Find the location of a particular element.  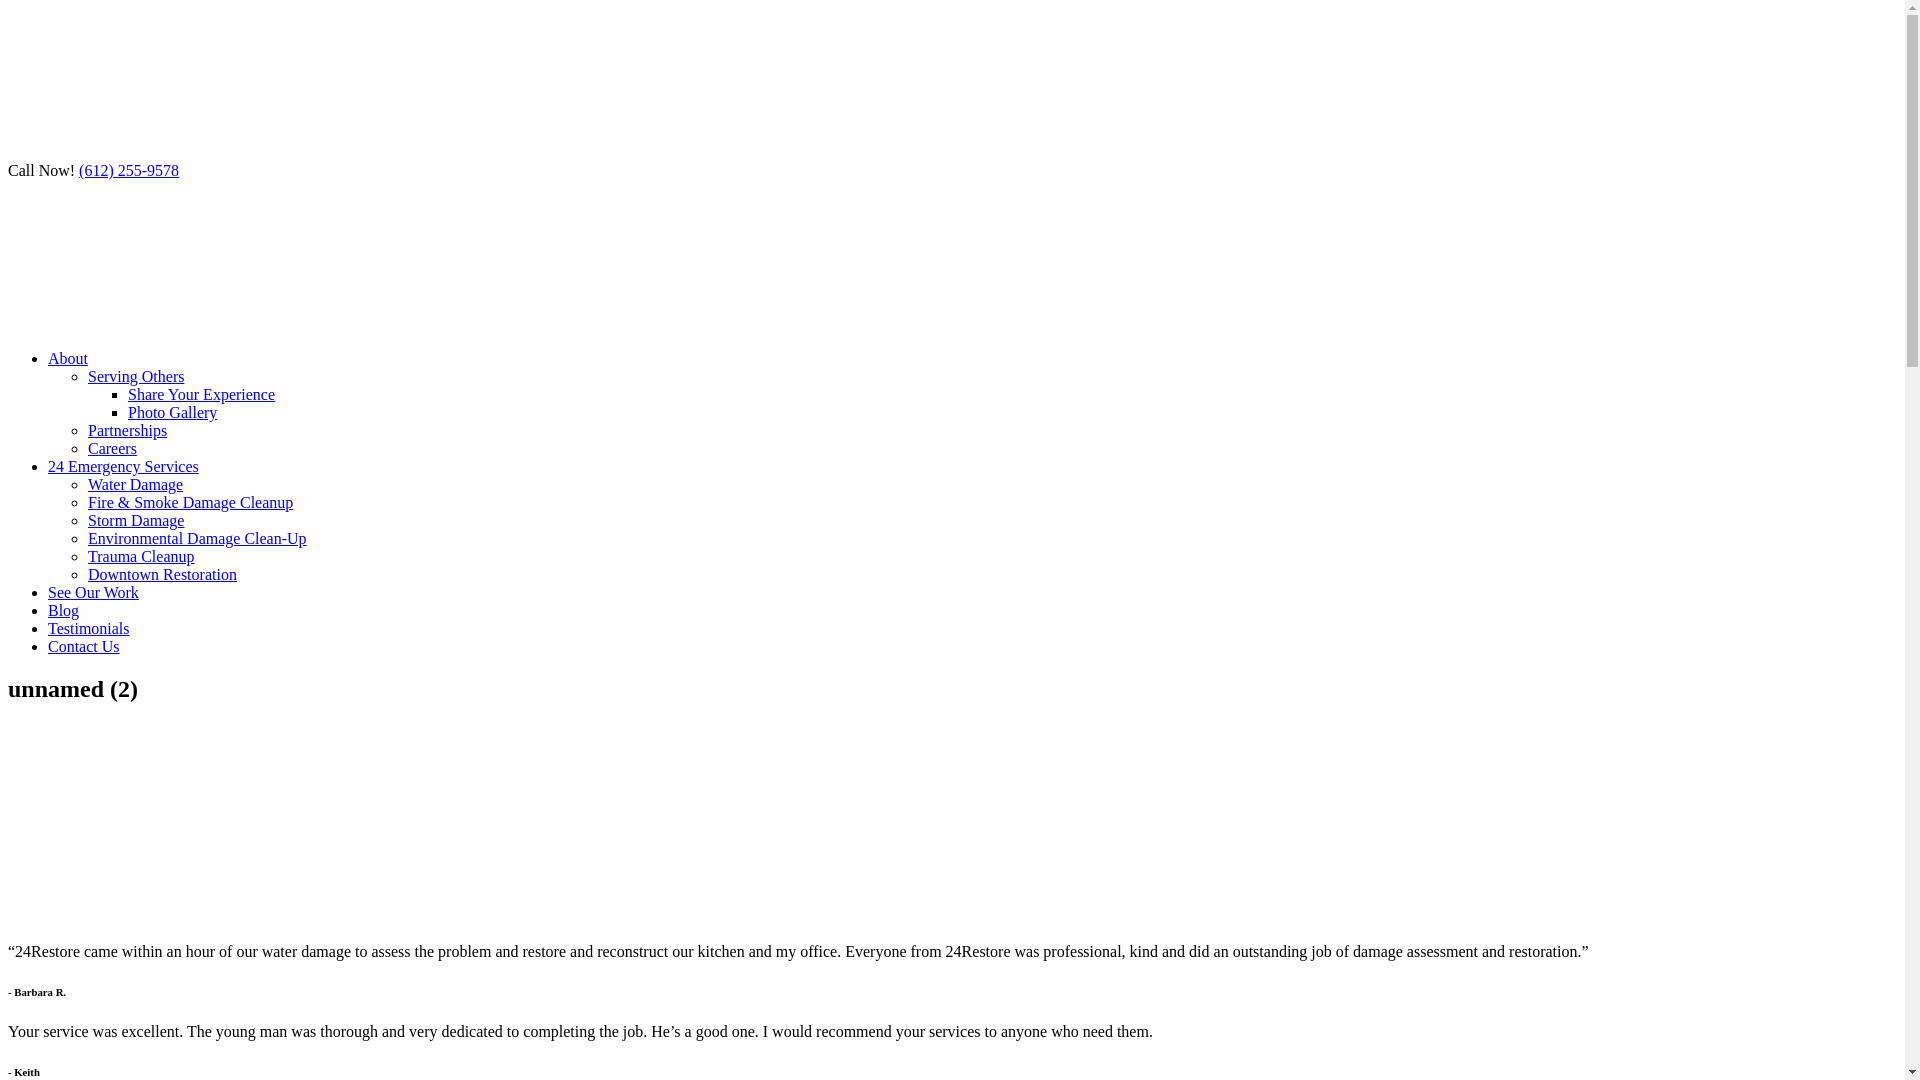

'Partnerships' is located at coordinates (126, 429).